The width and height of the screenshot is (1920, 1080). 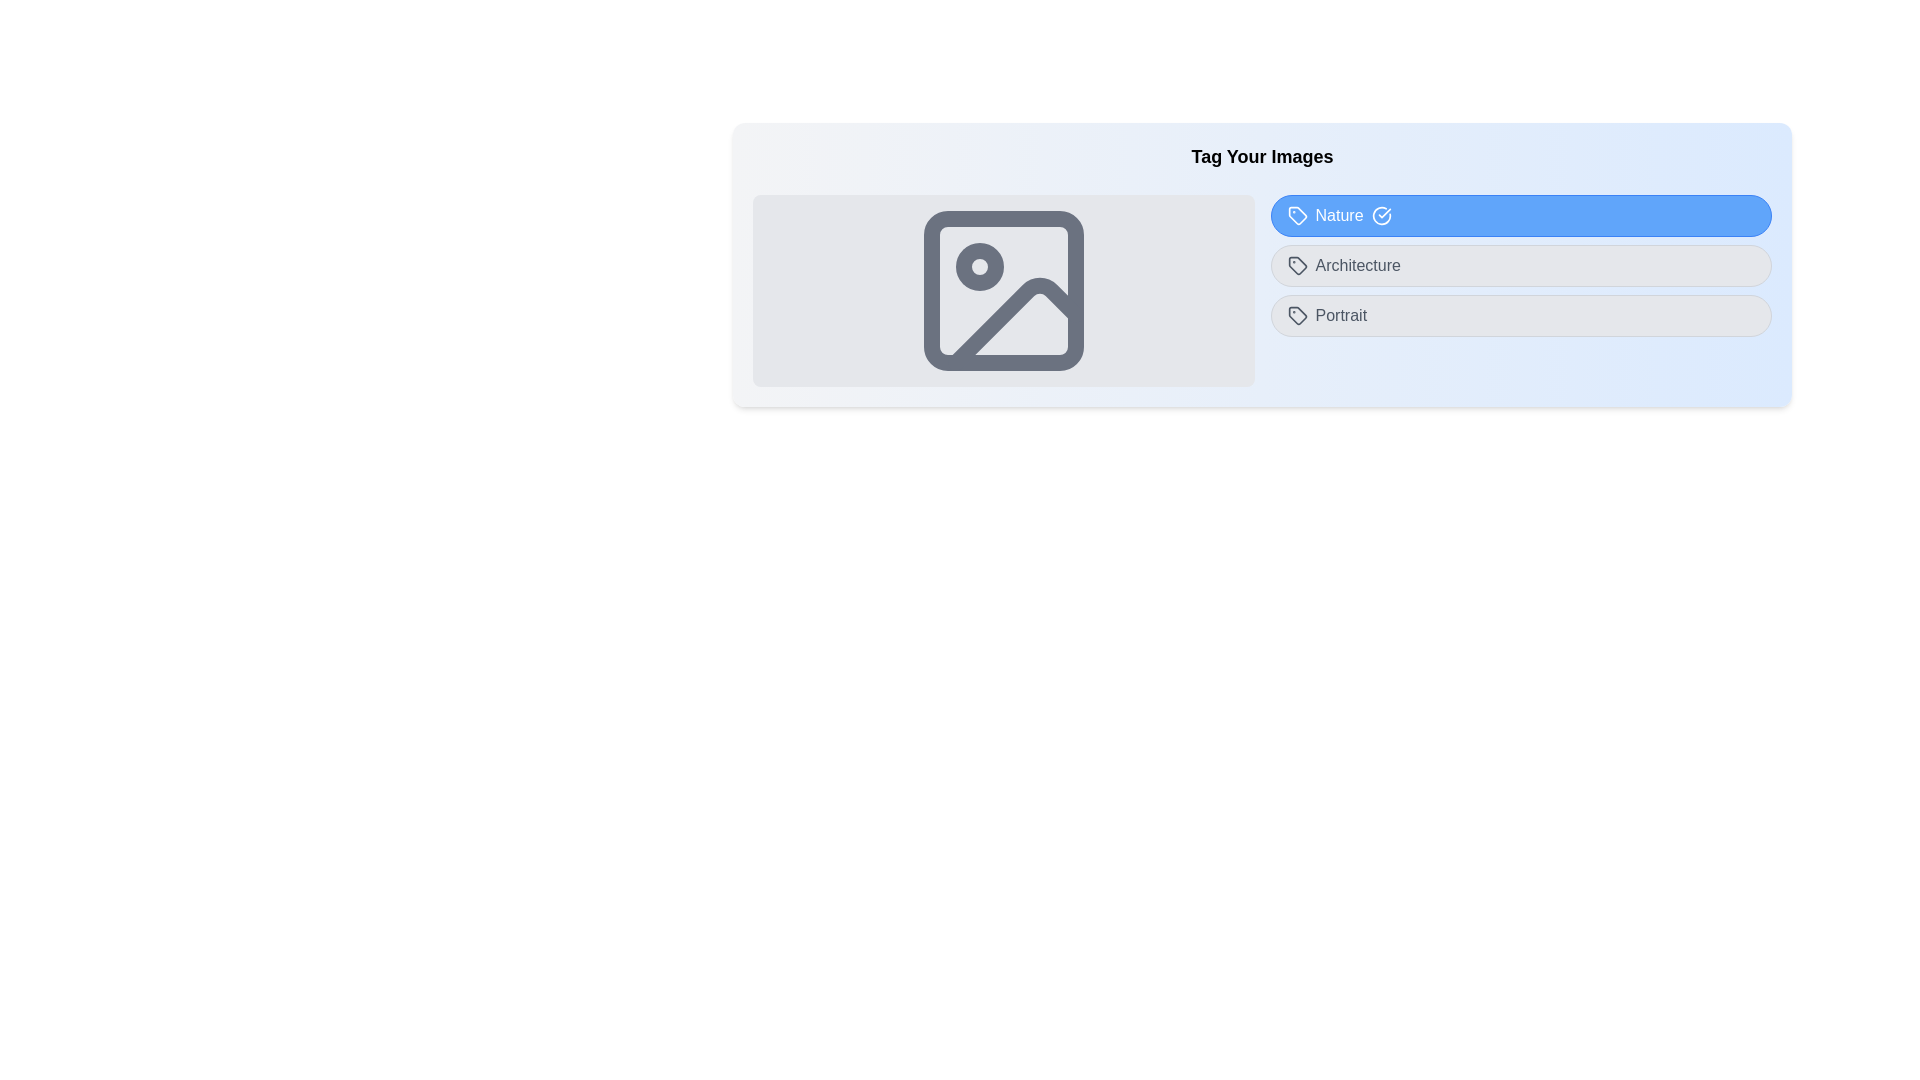 I want to click on the button labeled 'Architecture' to observe its hover effect, so click(x=1520, y=265).